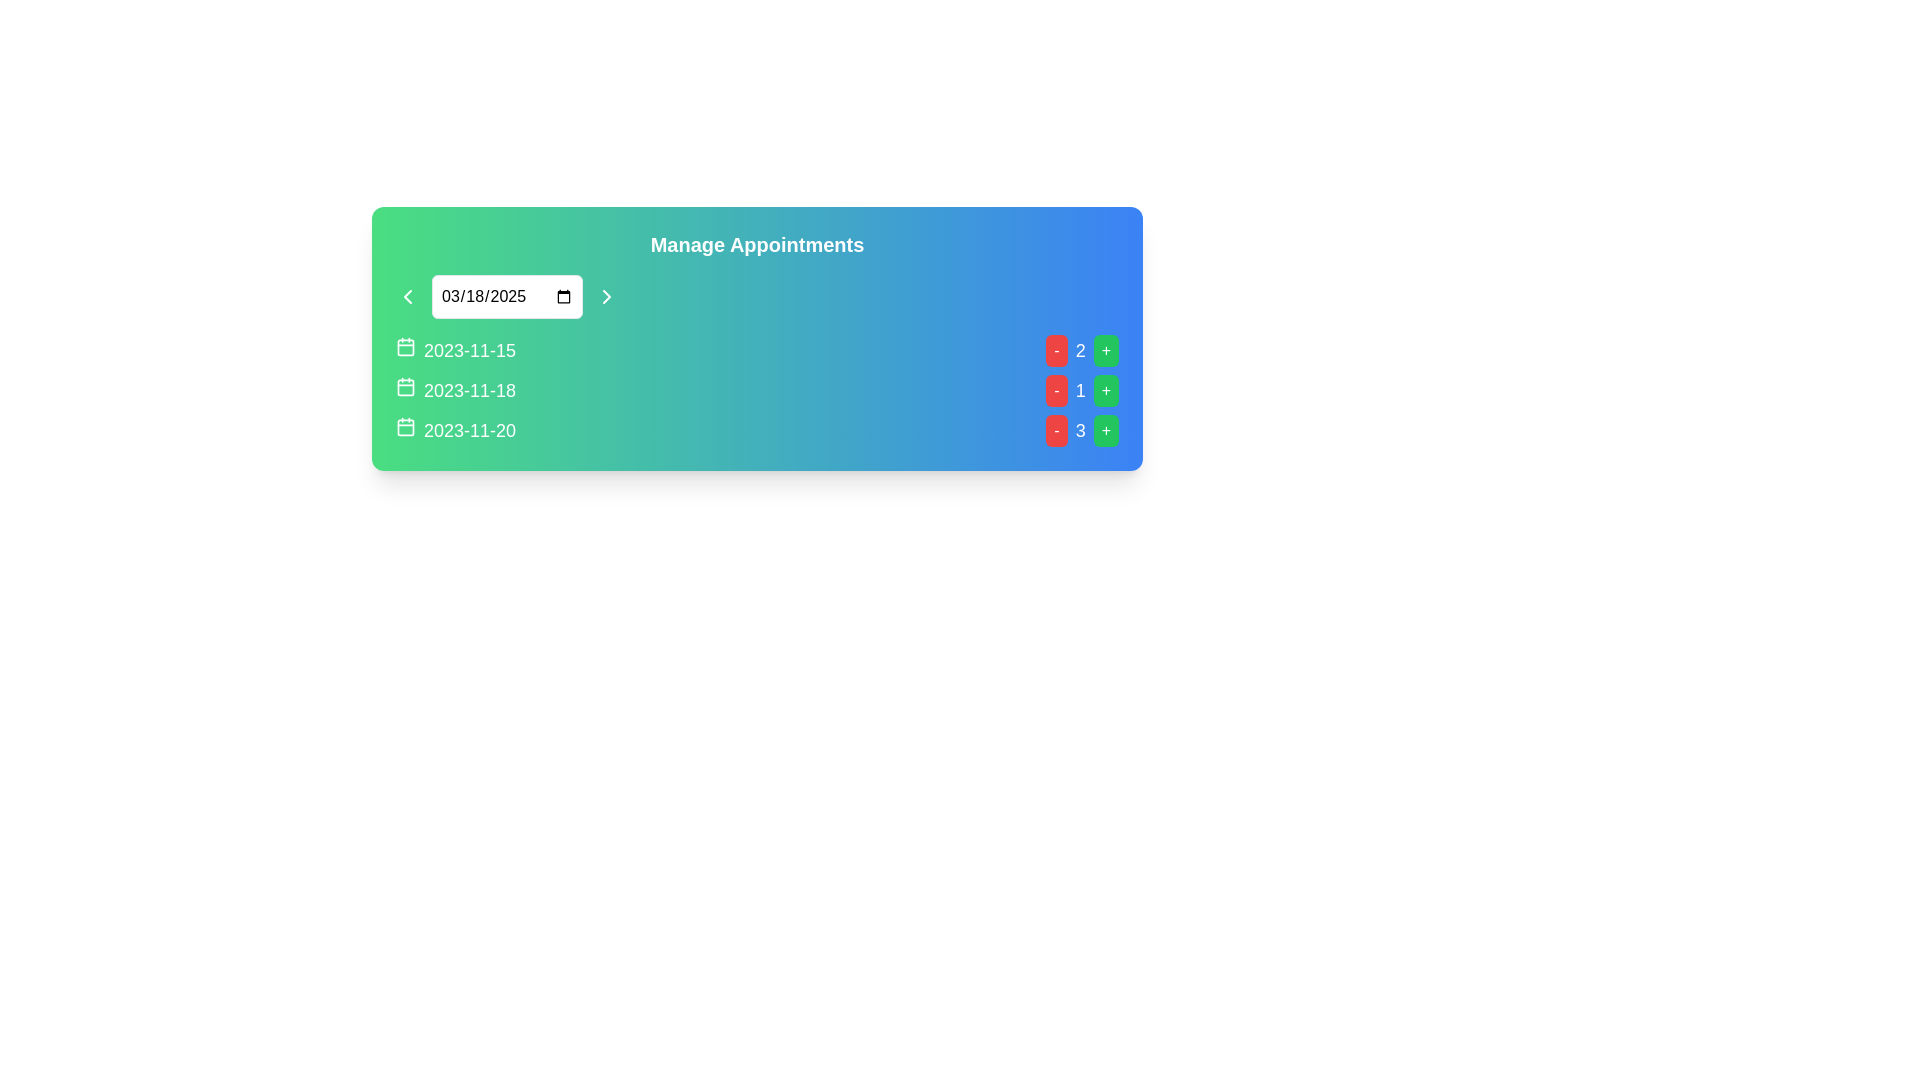 The image size is (1920, 1080). Describe the element at coordinates (407, 297) in the screenshot. I see `the left-facing chevron button with a white stroke on a green background` at that location.